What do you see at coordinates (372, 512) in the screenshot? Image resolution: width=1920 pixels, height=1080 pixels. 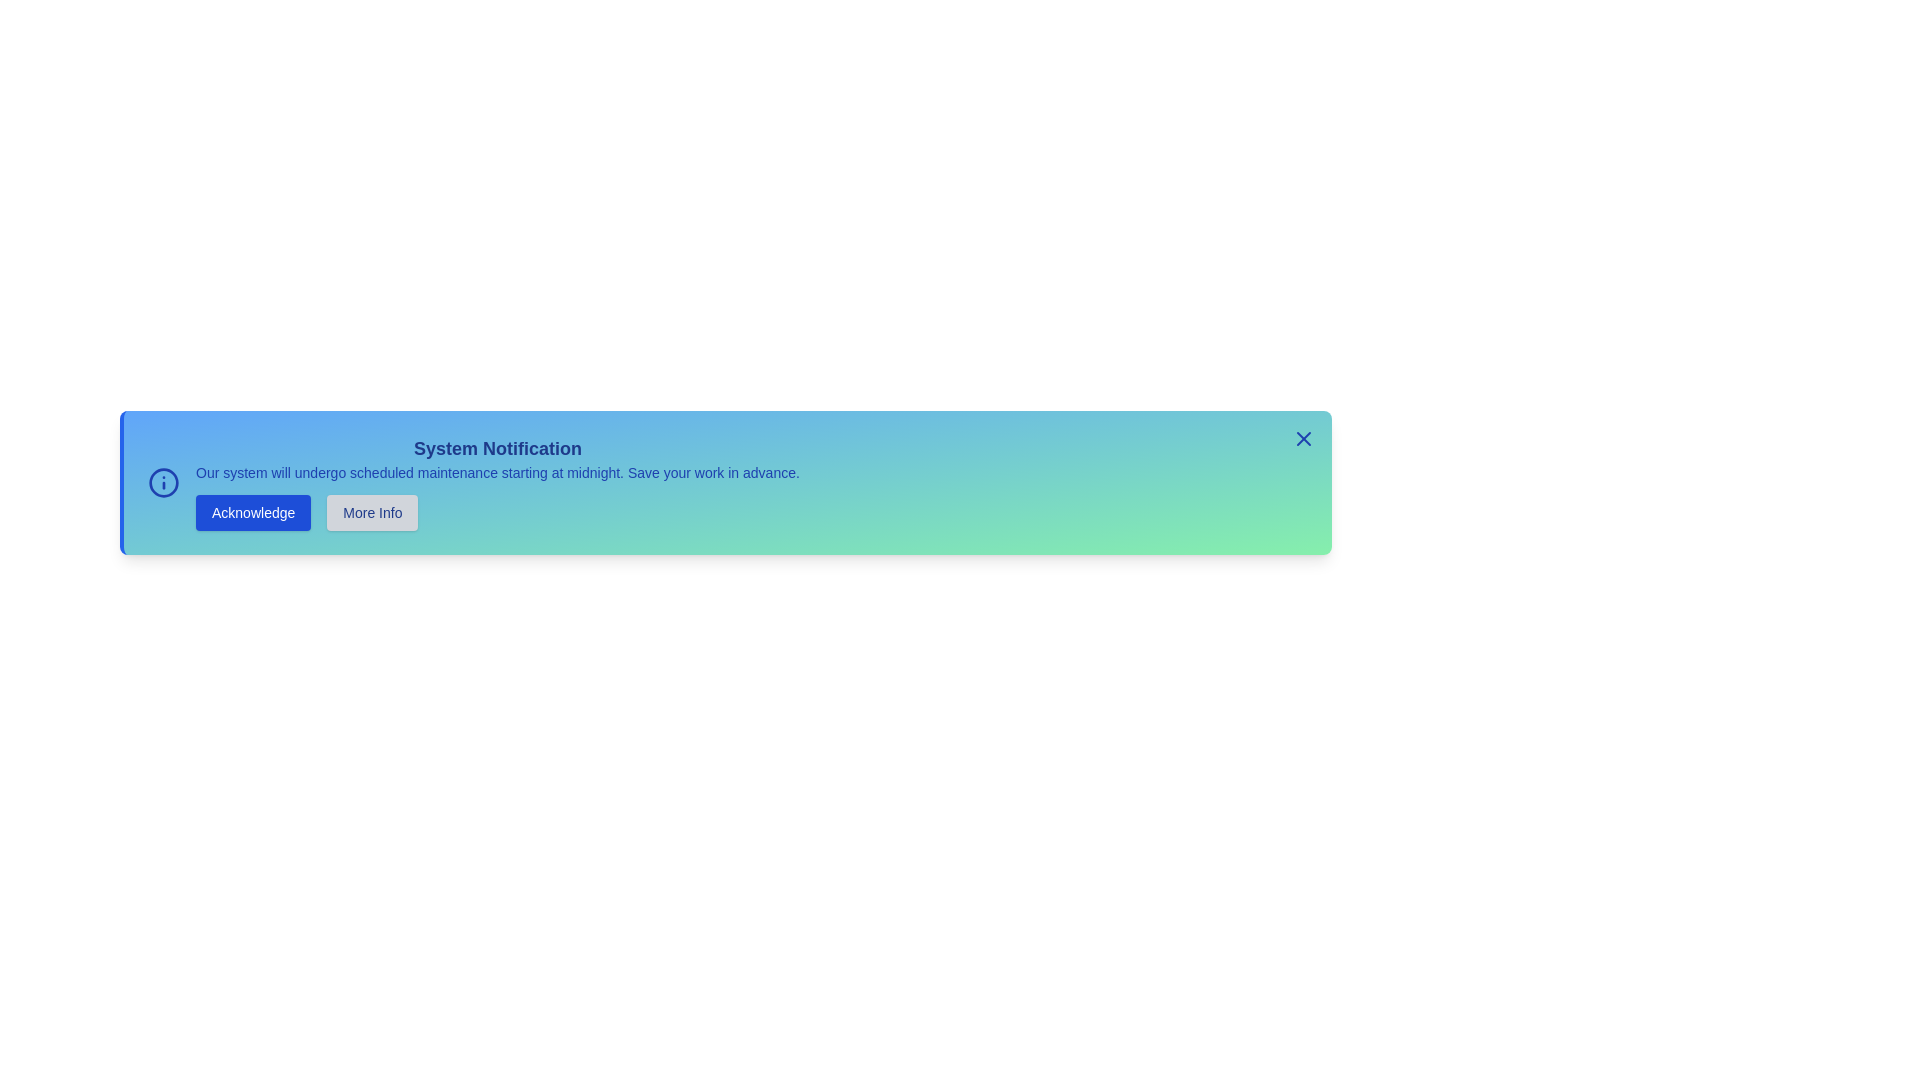 I see `the 'More Info' button to request additional information about the notification` at bounding box center [372, 512].